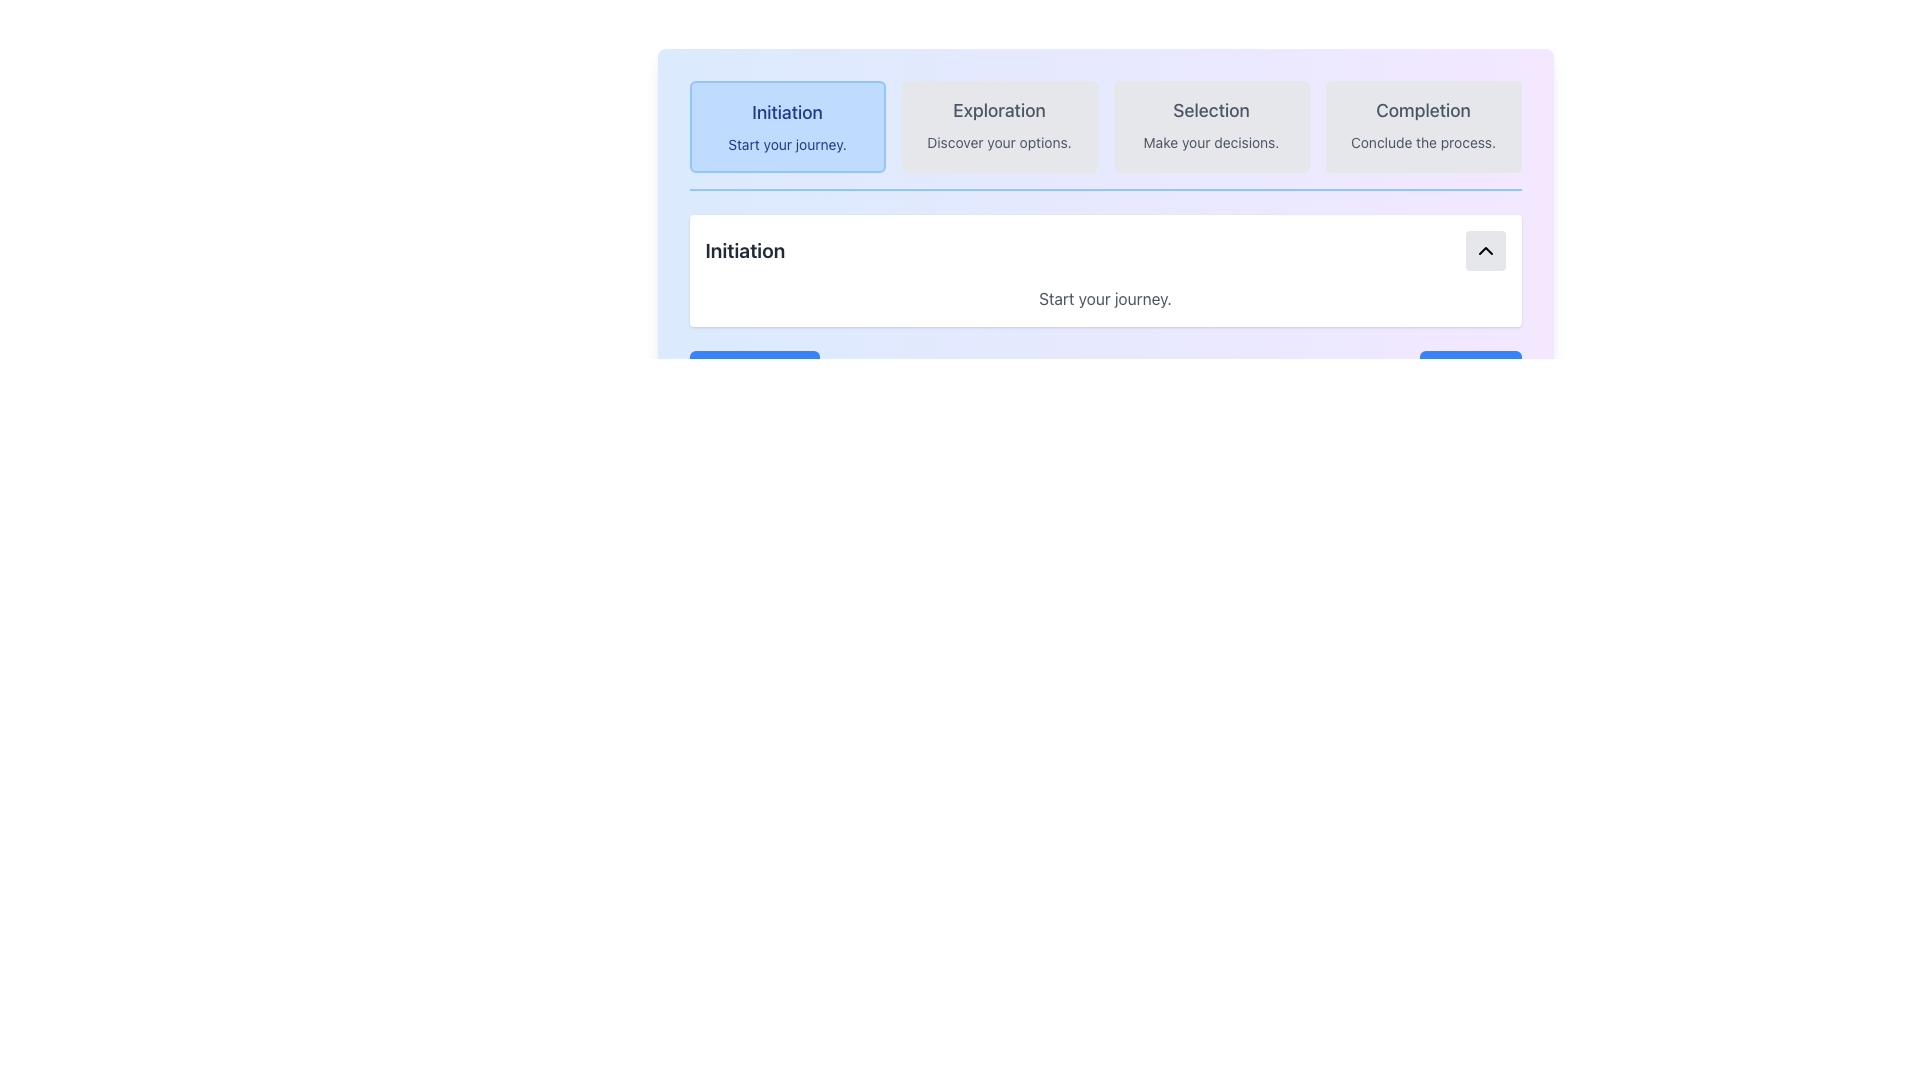 This screenshot has height=1080, width=1920. I want to click on the 'Initiation' button, which has a light blue background, rounded corners, and contains the texts 'Initiation' and 'Start your journey.', so click(786, 127).